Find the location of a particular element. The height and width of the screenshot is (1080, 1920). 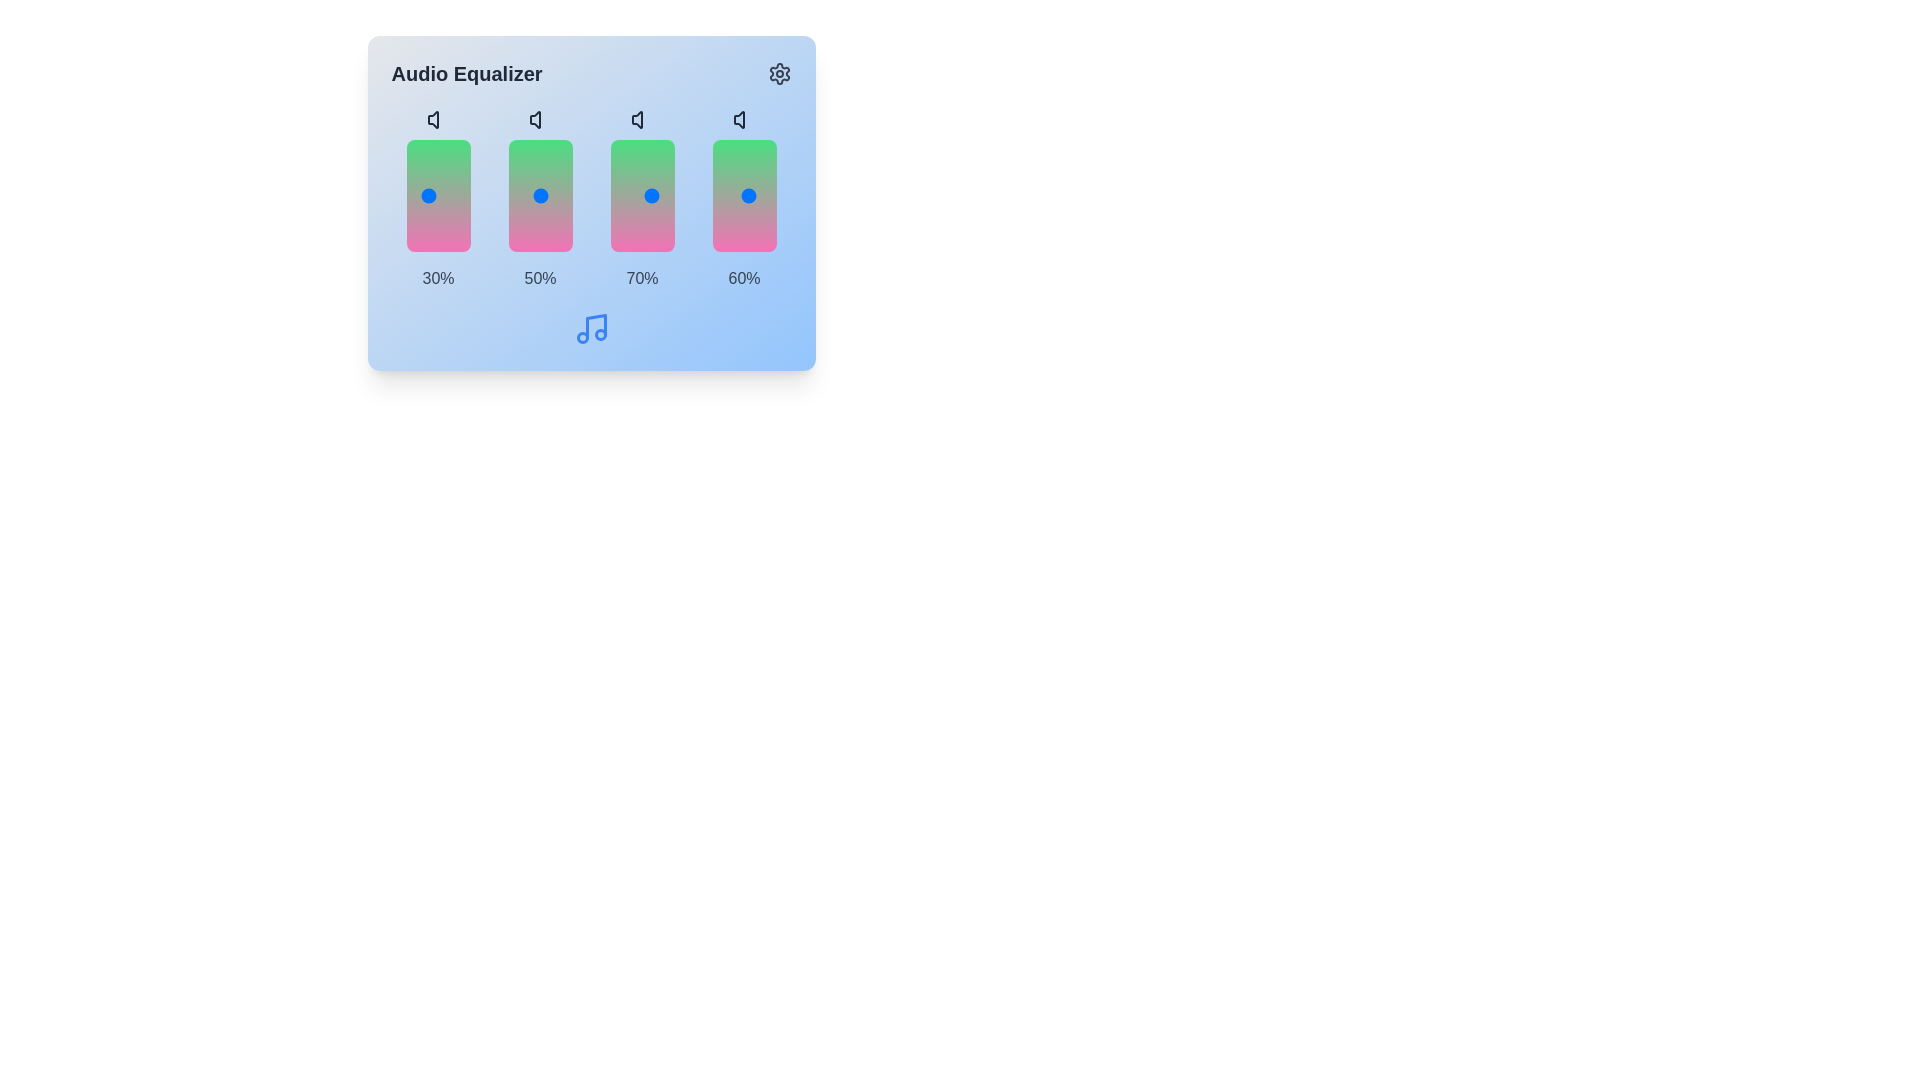

the settings icon located at the top-right corner of the component is located at coordinates (778, 72).